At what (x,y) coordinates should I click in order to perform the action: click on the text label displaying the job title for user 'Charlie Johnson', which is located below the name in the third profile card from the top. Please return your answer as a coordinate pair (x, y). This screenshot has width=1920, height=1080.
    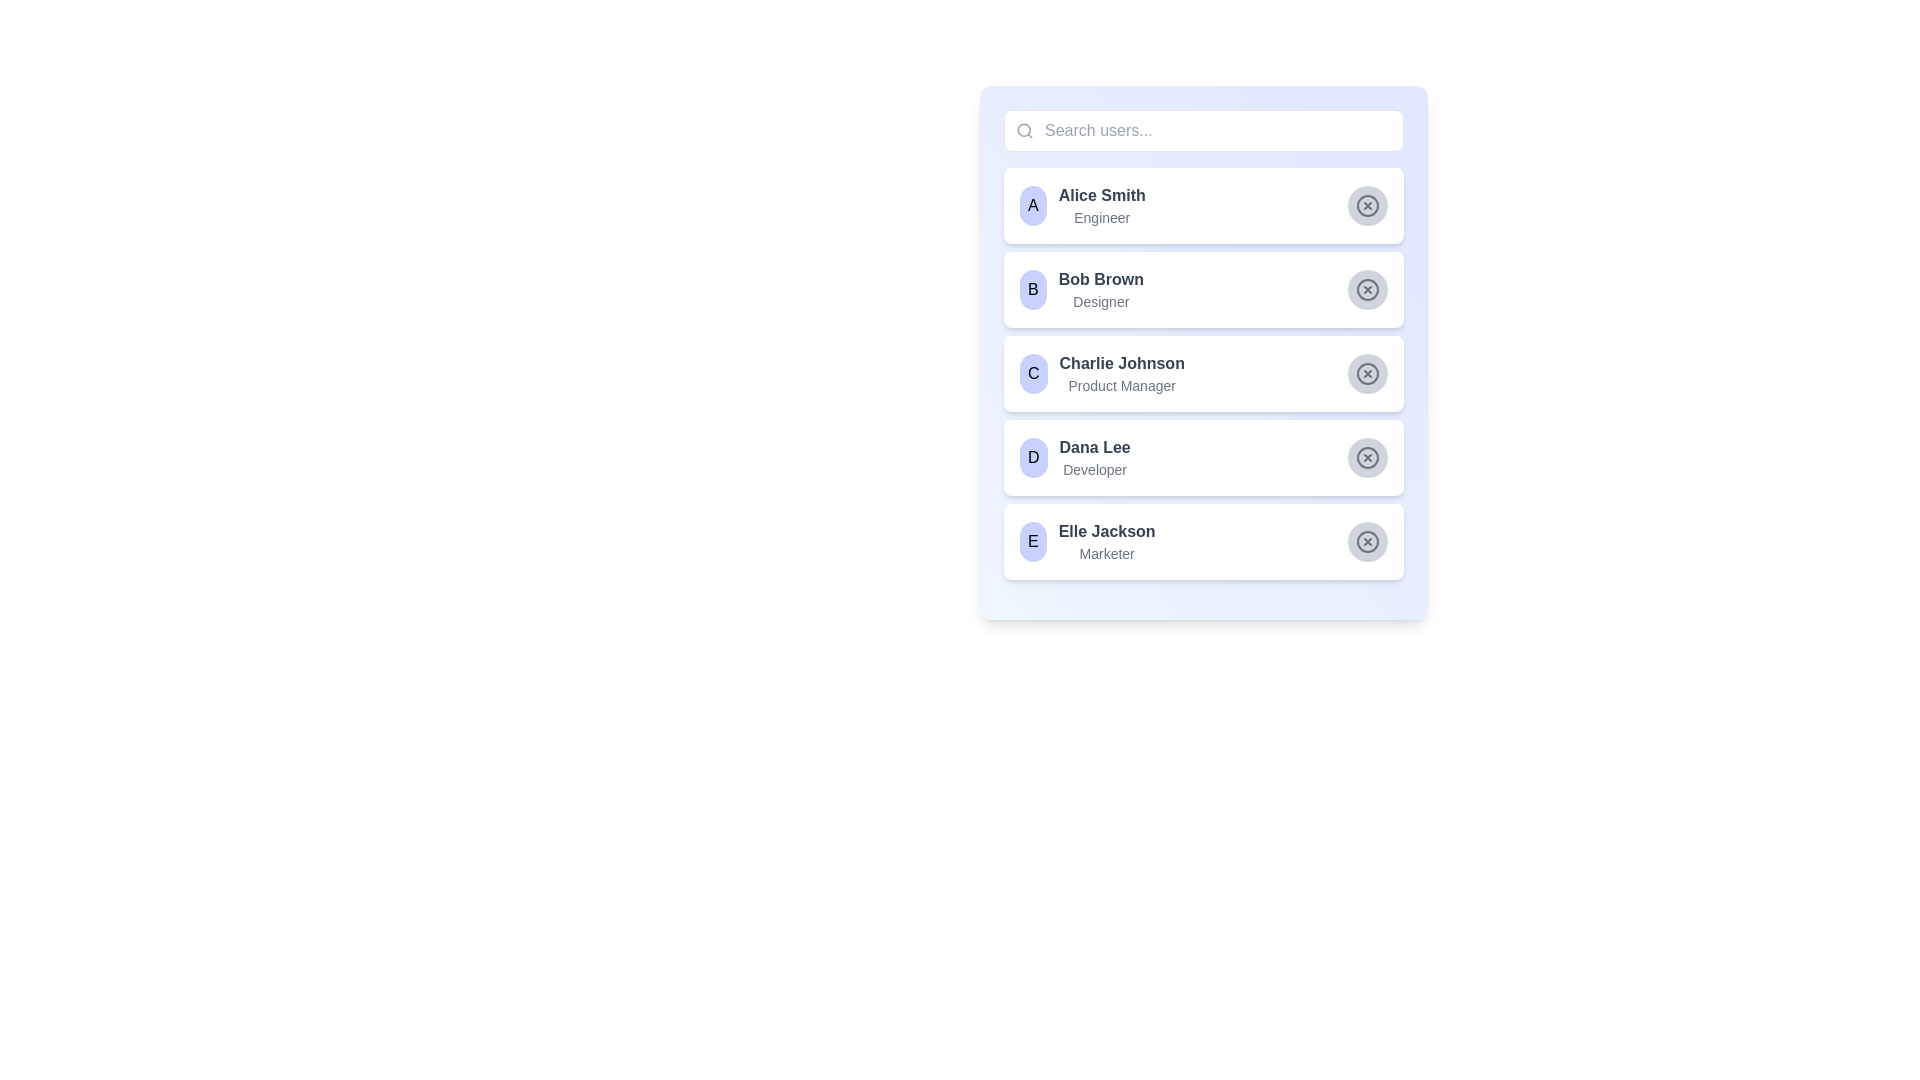
    Looking at the image, I should click on (1122, 385).